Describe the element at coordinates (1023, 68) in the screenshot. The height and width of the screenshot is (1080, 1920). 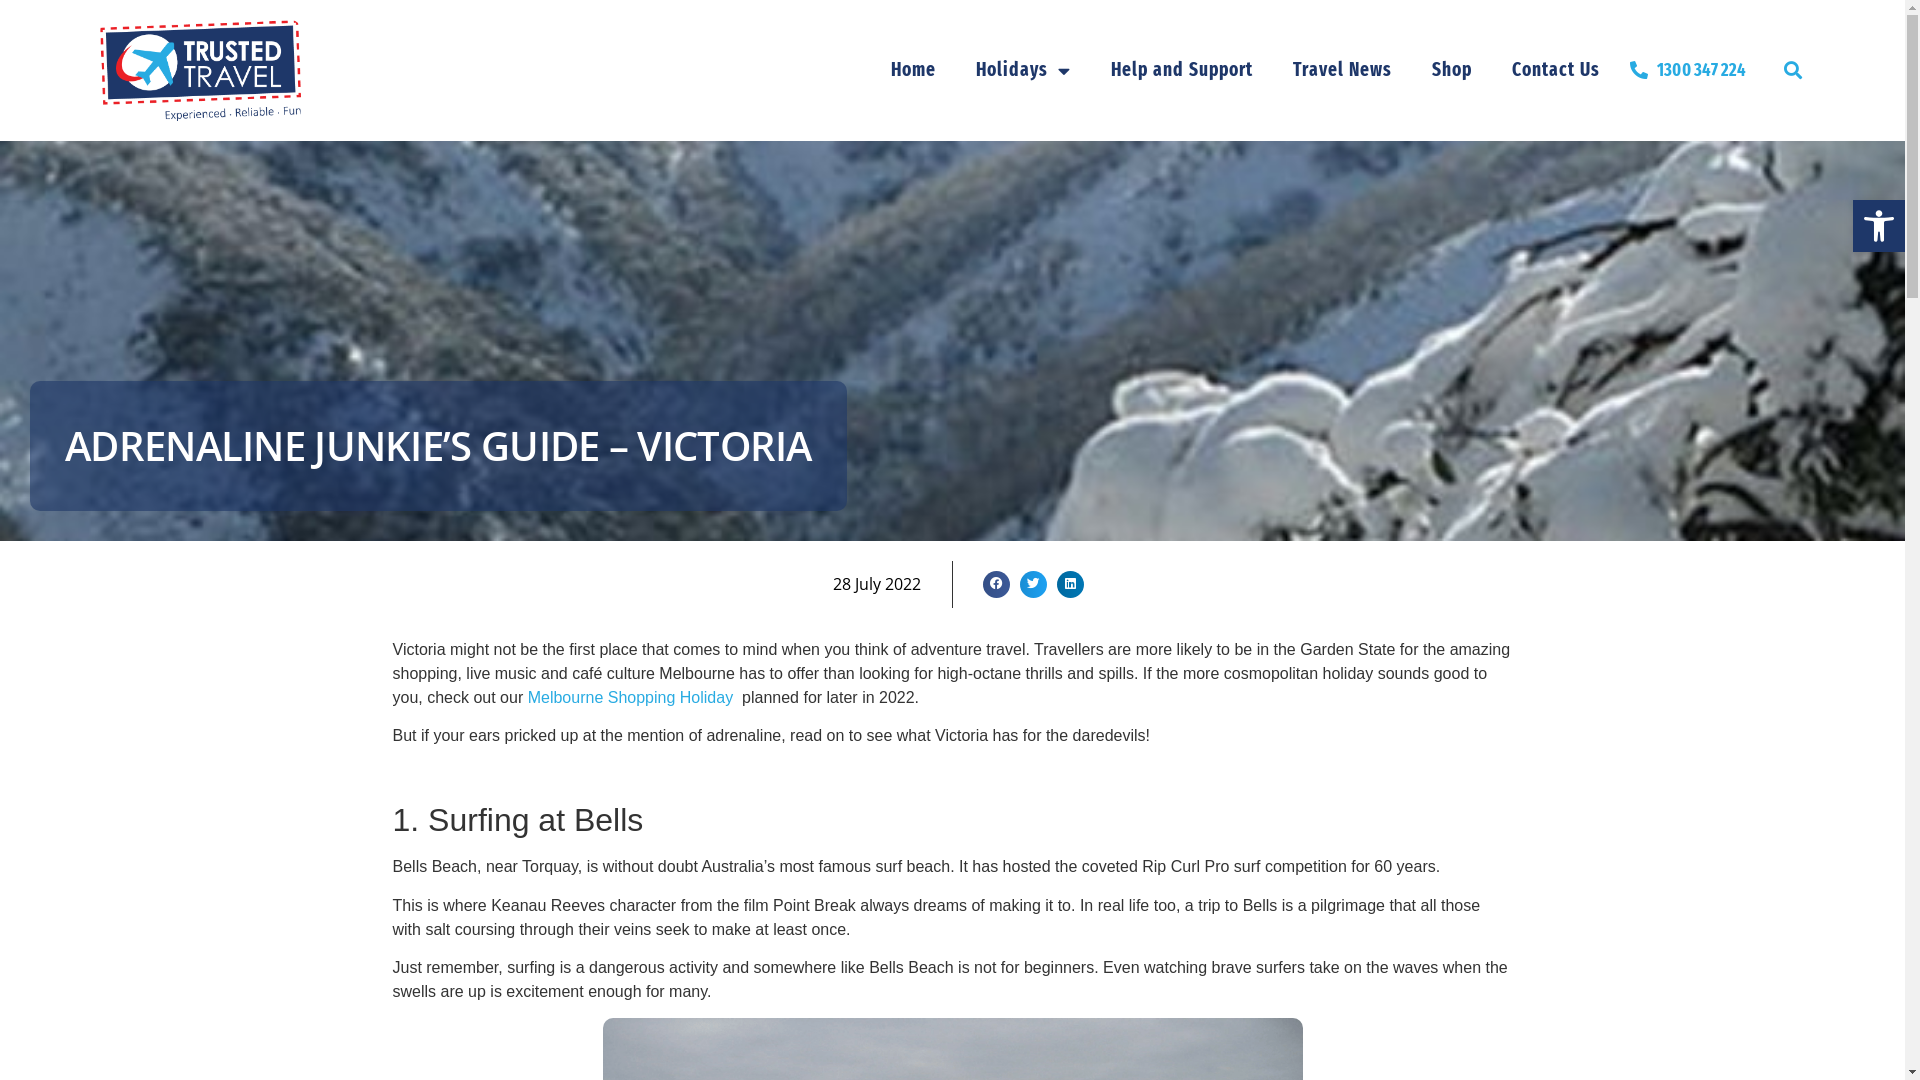
I see `'Holidays'` at that location.